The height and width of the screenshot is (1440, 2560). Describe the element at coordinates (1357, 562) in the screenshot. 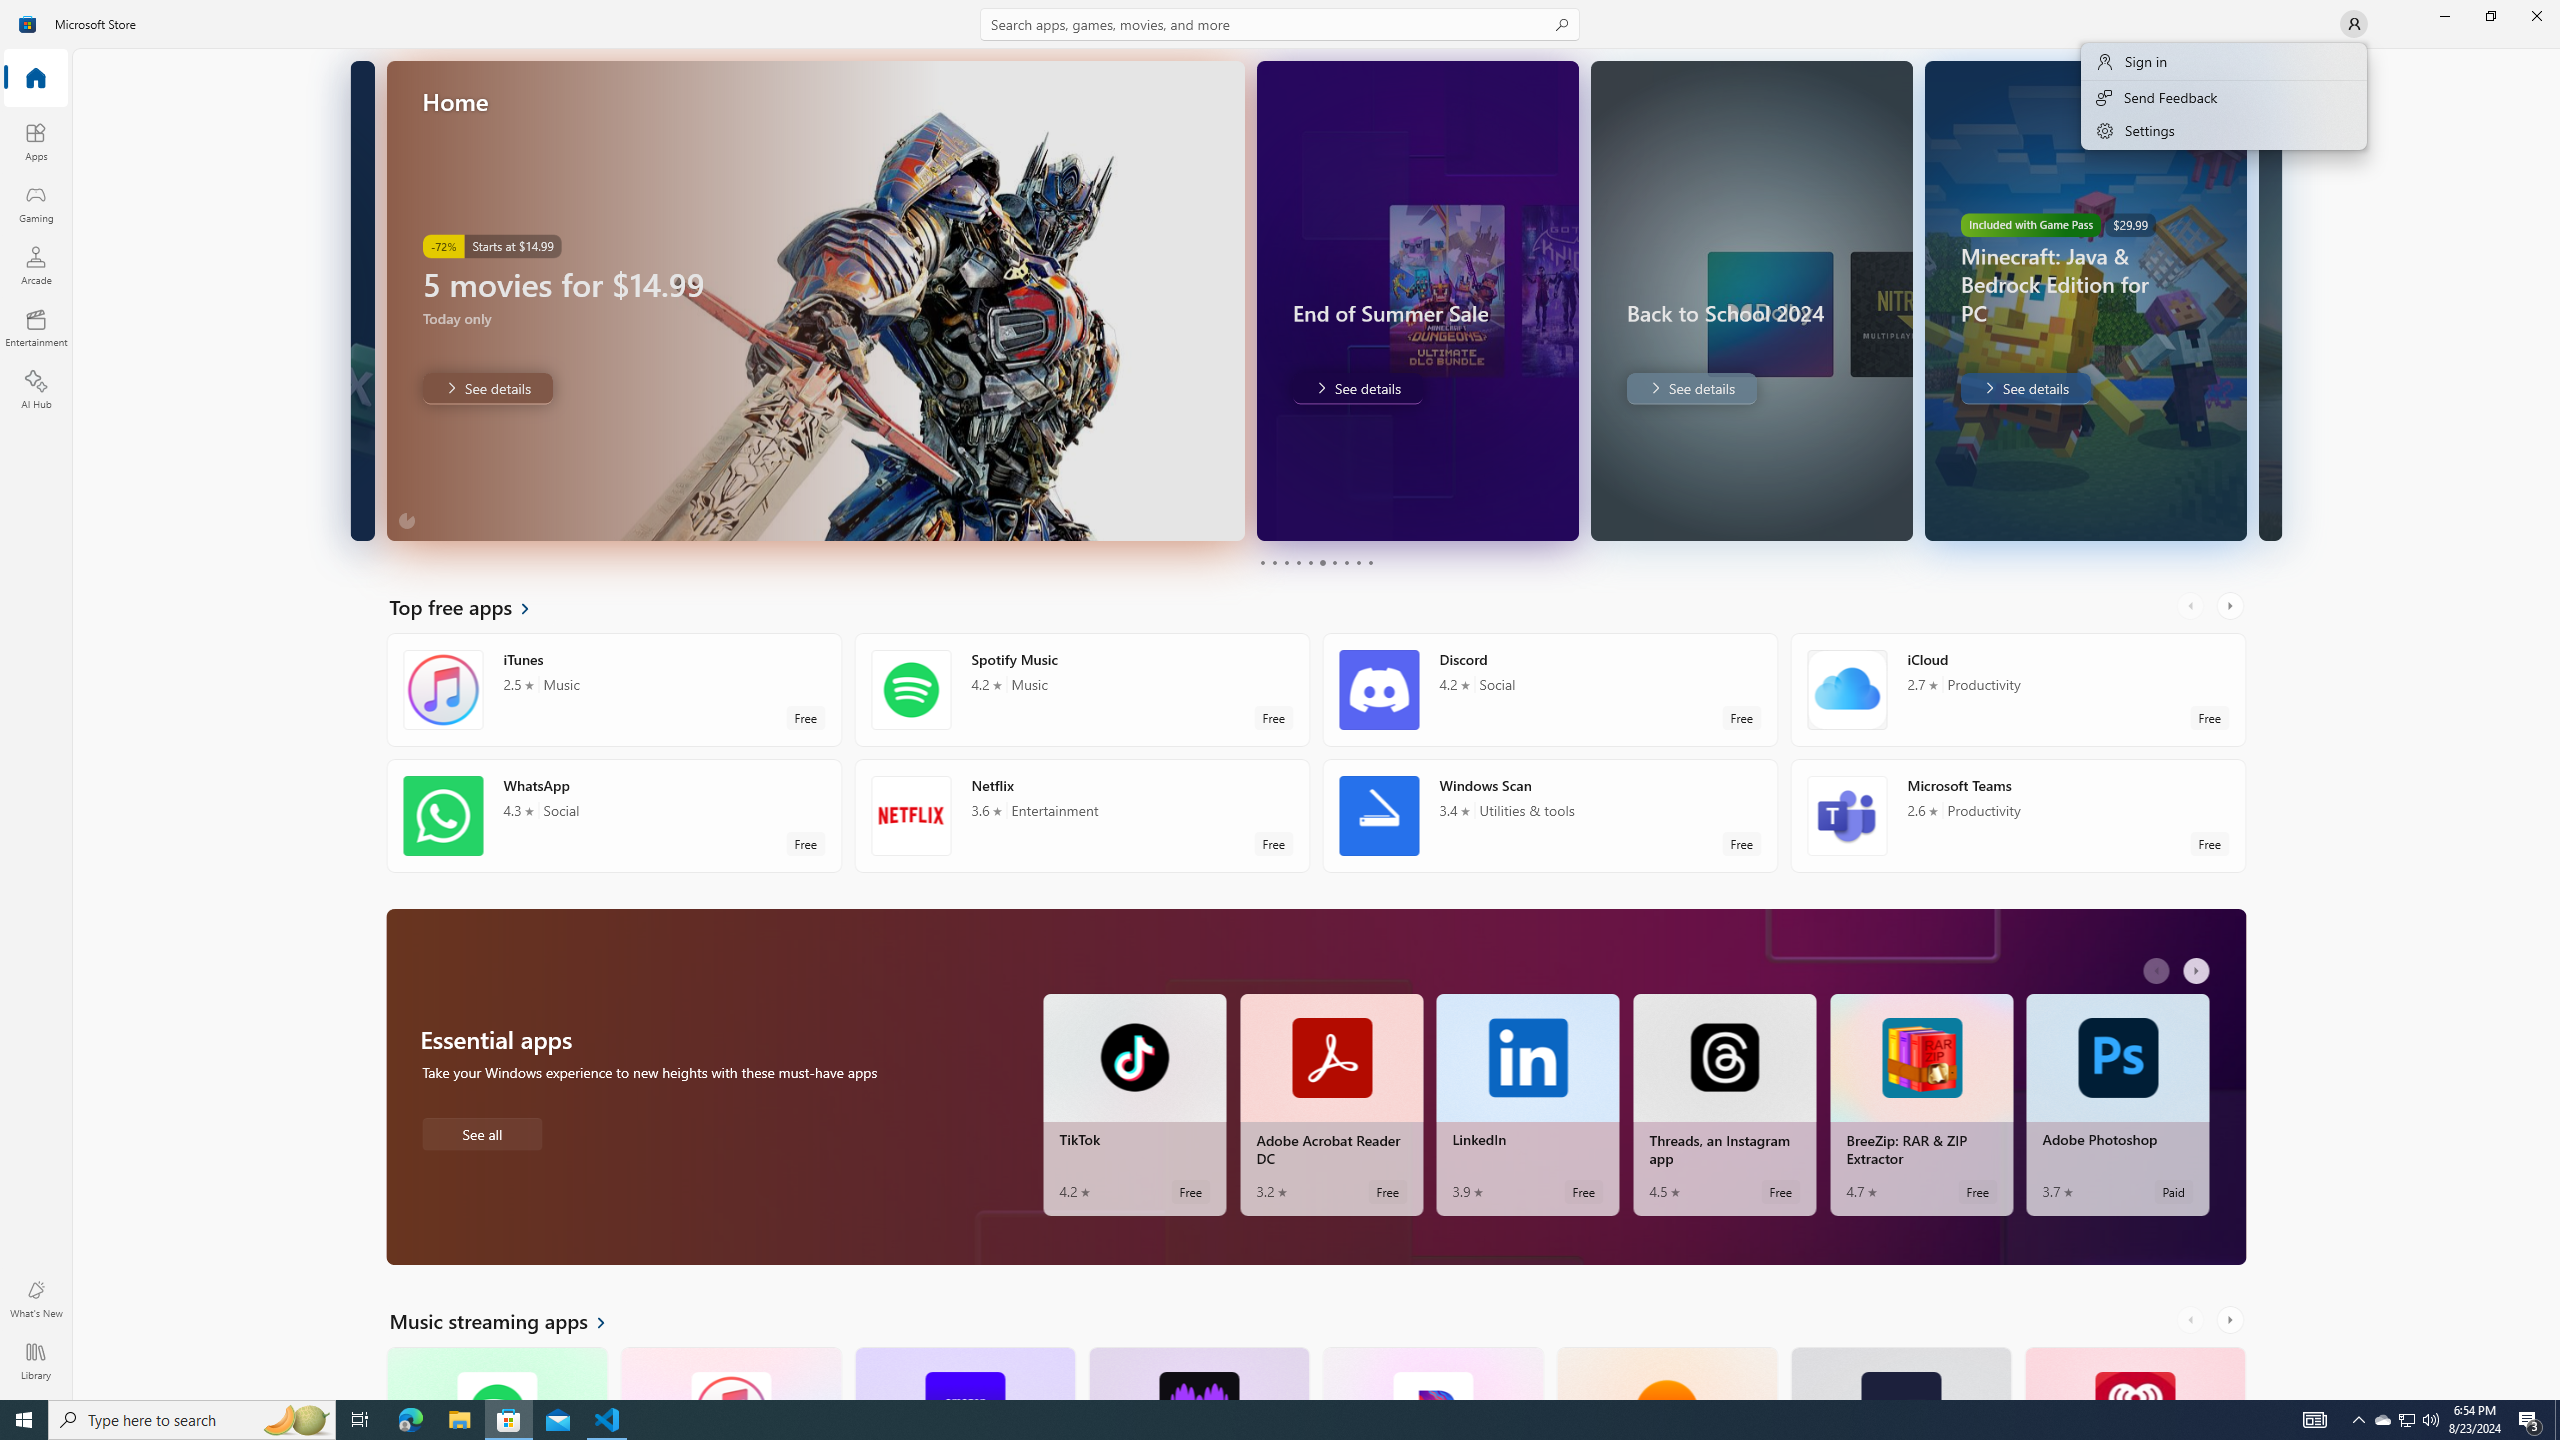

I see `'Page 9'` at that location.